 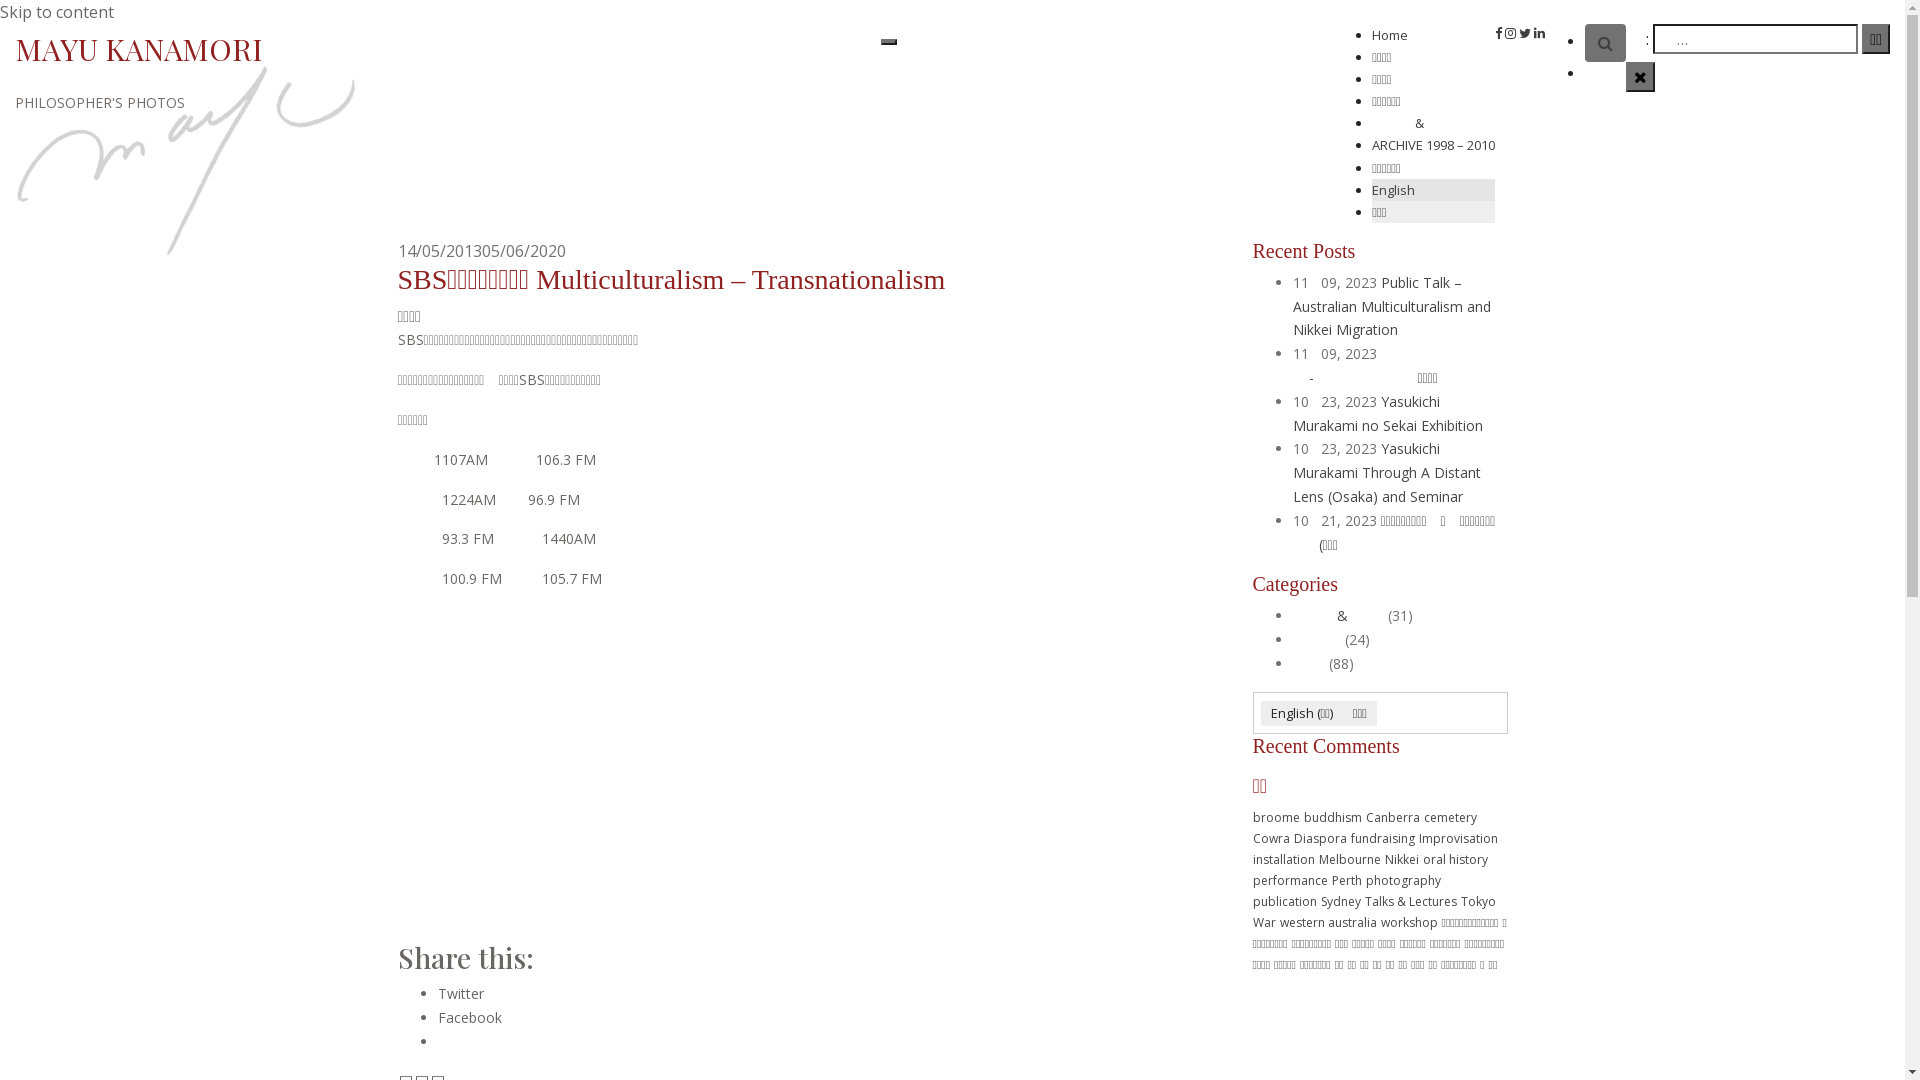 What do you see at coordinates (1289, 879) in the screenshot?
I see `'performance'` at bounding box center [1289, 879].